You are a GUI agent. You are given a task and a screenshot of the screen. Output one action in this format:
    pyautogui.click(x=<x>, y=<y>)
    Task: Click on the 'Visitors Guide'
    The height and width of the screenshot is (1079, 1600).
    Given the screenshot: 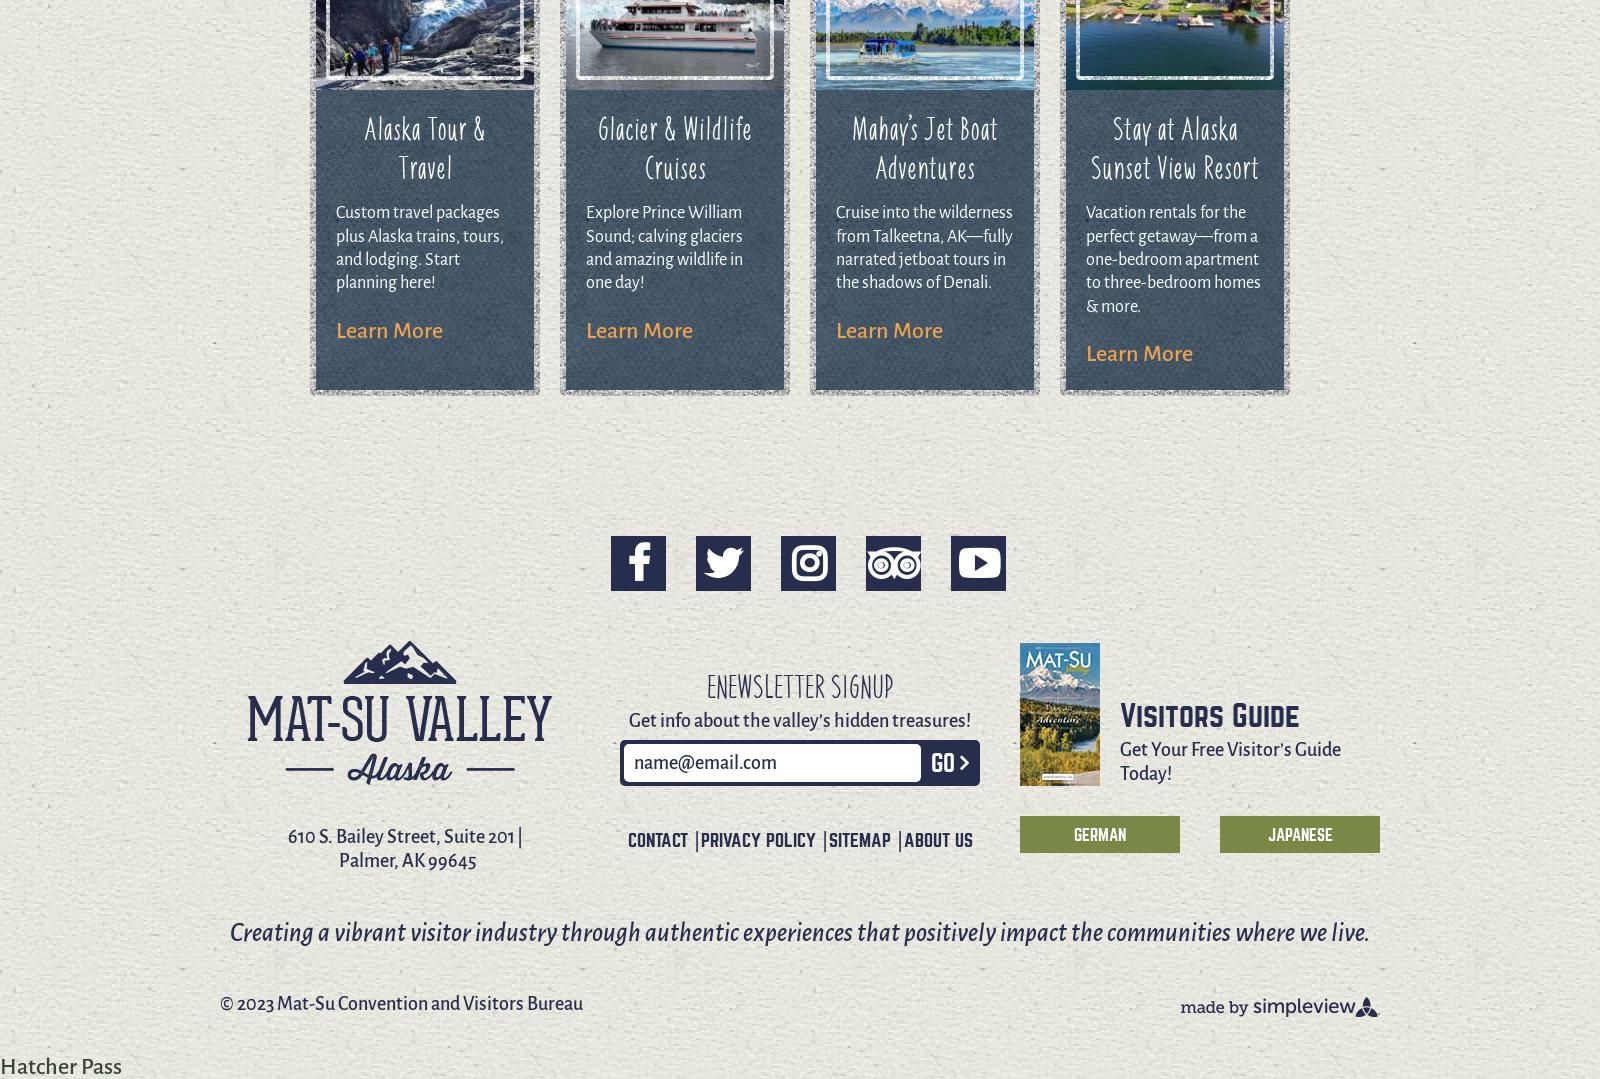 What is the action you would take?
    pyautogui.click(x=1208, y=714)
    